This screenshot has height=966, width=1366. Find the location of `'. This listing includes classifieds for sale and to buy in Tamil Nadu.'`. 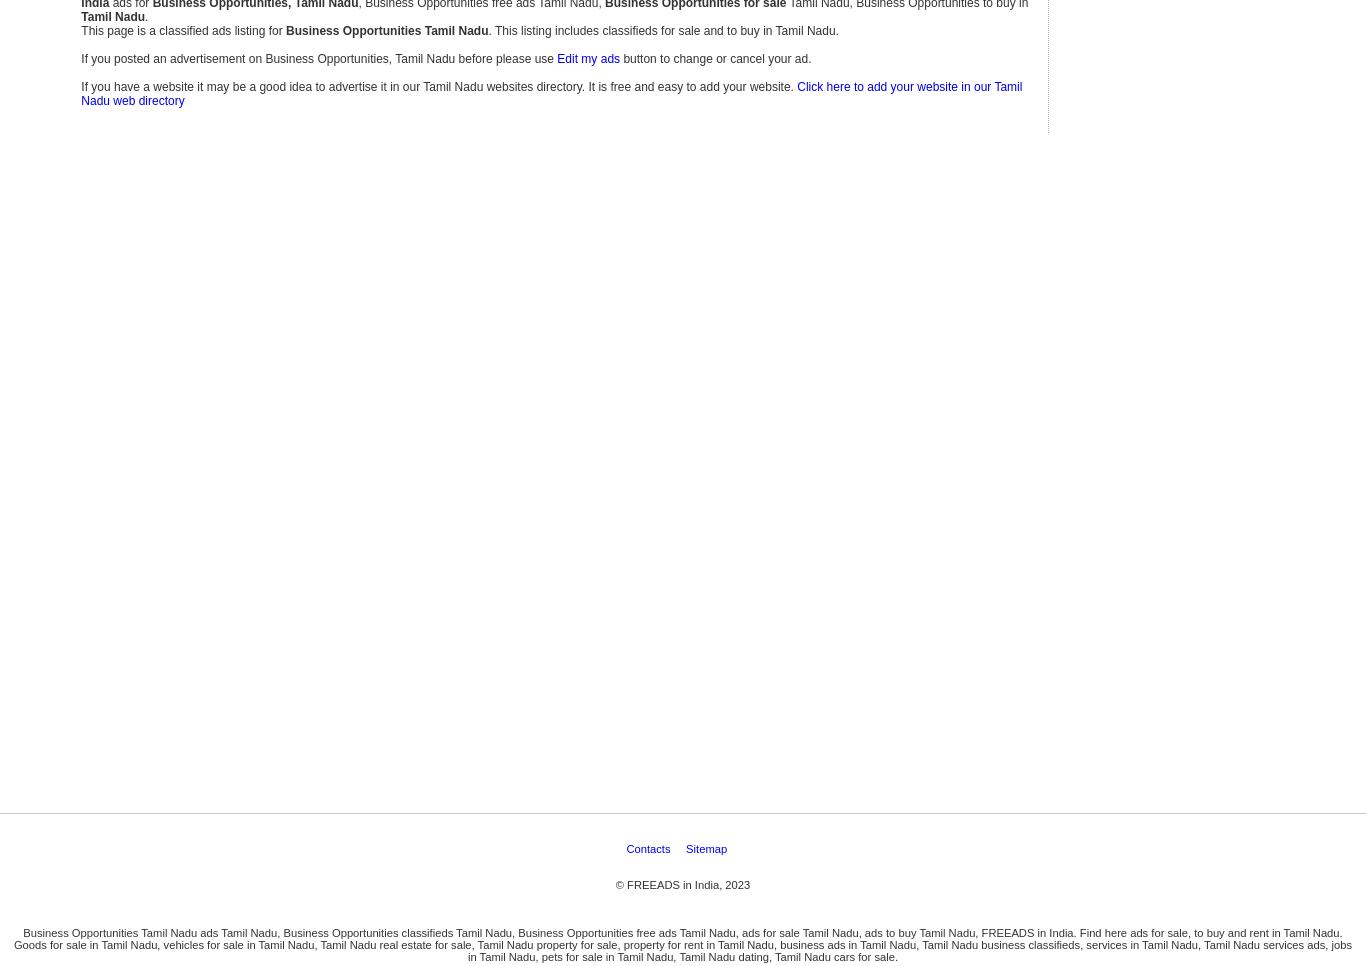

'. This listing includes classifieds for sale and to buy in Tamil Nadu.' is located at coordinates (662, 30).